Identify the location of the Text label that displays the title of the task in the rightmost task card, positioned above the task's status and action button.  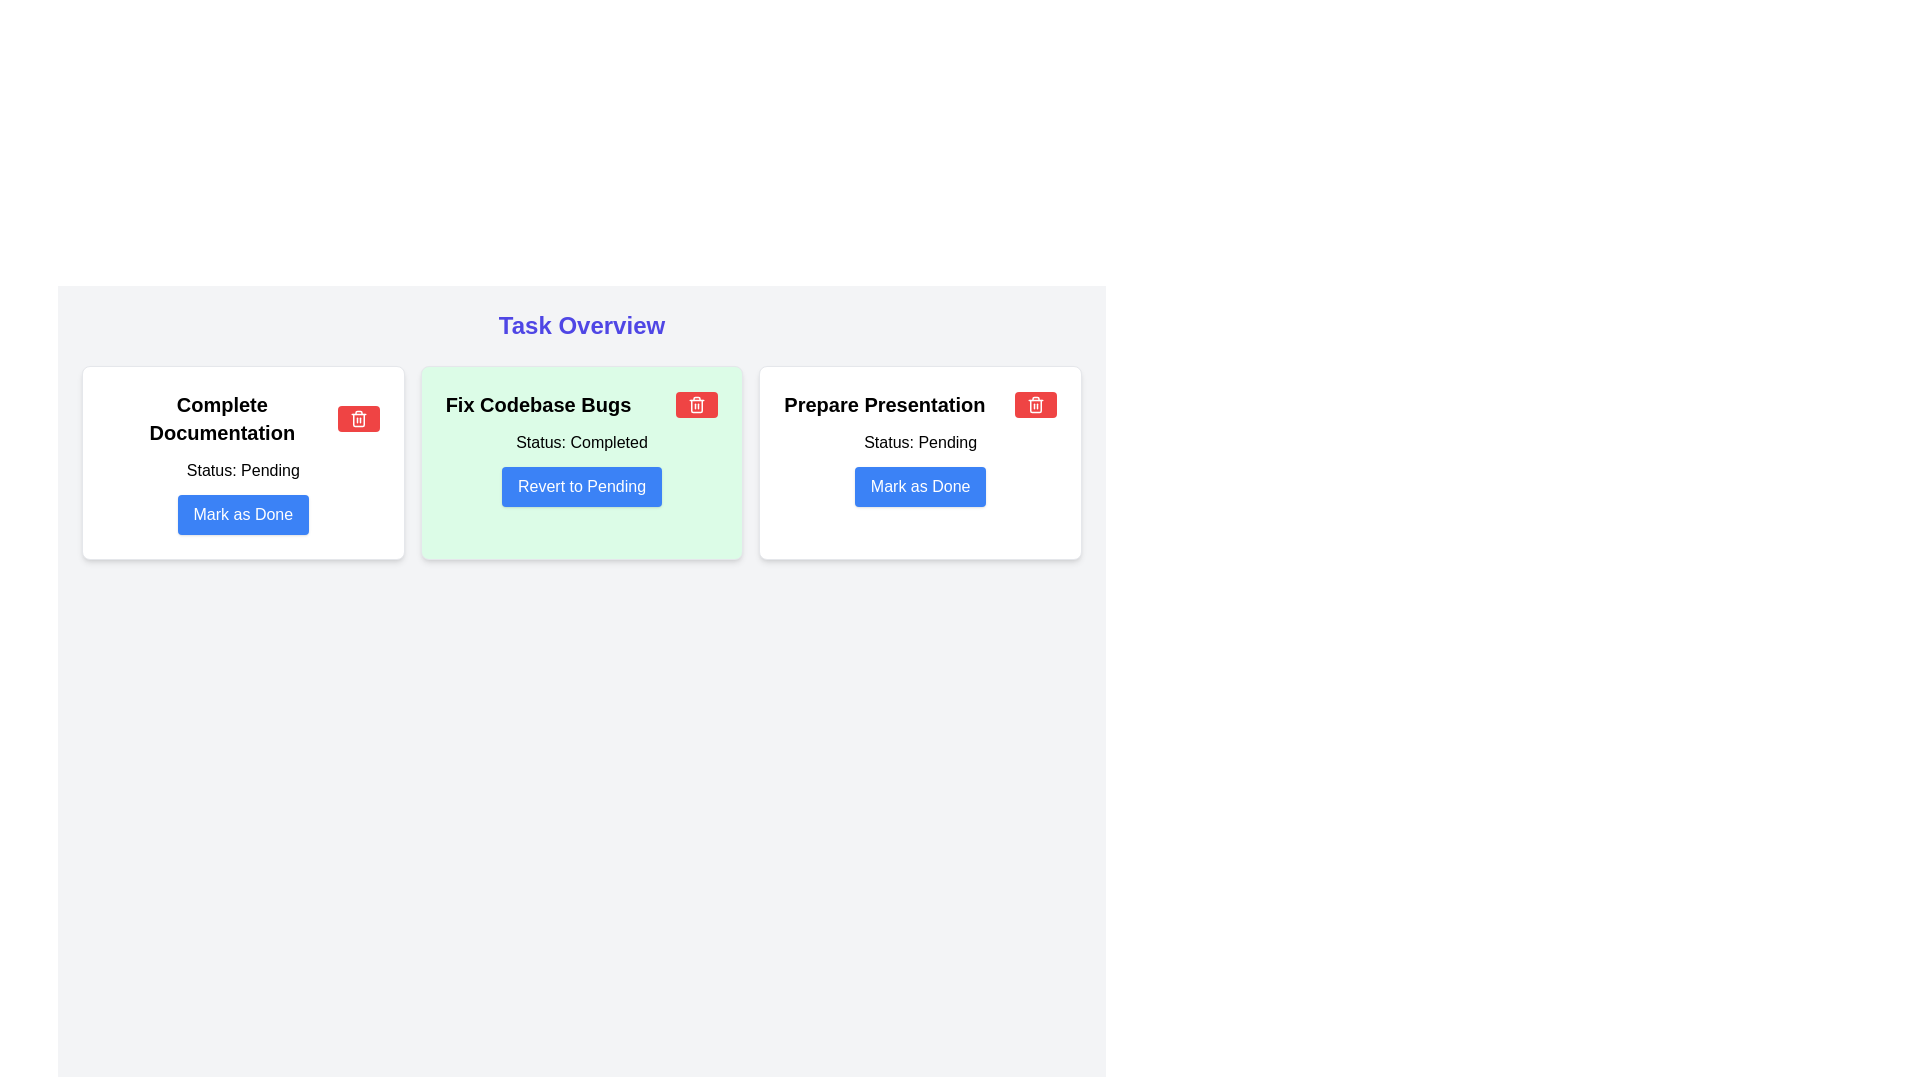
(883, 405).